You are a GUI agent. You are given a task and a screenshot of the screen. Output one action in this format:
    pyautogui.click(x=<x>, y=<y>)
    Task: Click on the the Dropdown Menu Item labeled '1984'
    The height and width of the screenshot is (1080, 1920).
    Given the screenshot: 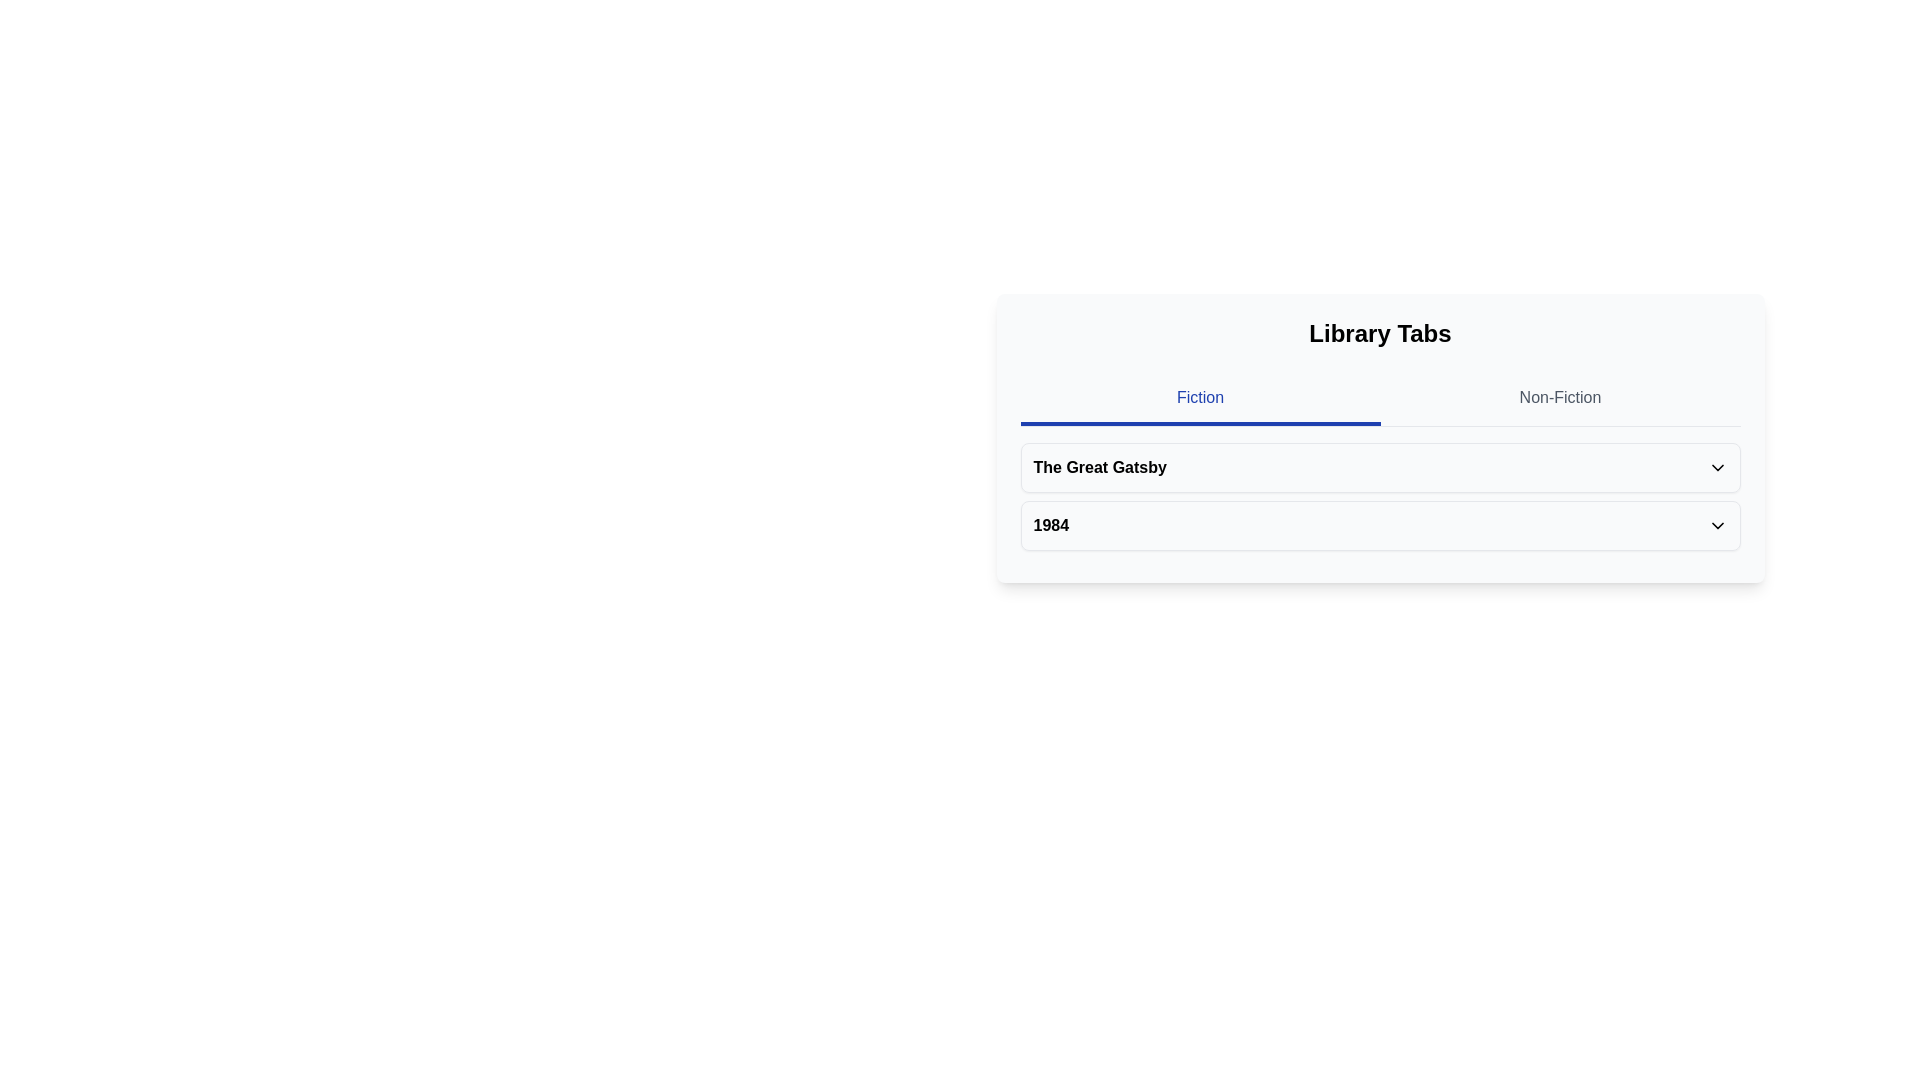 What is the action you would take?
    pyautogui.click(x=1379, y=524)
    